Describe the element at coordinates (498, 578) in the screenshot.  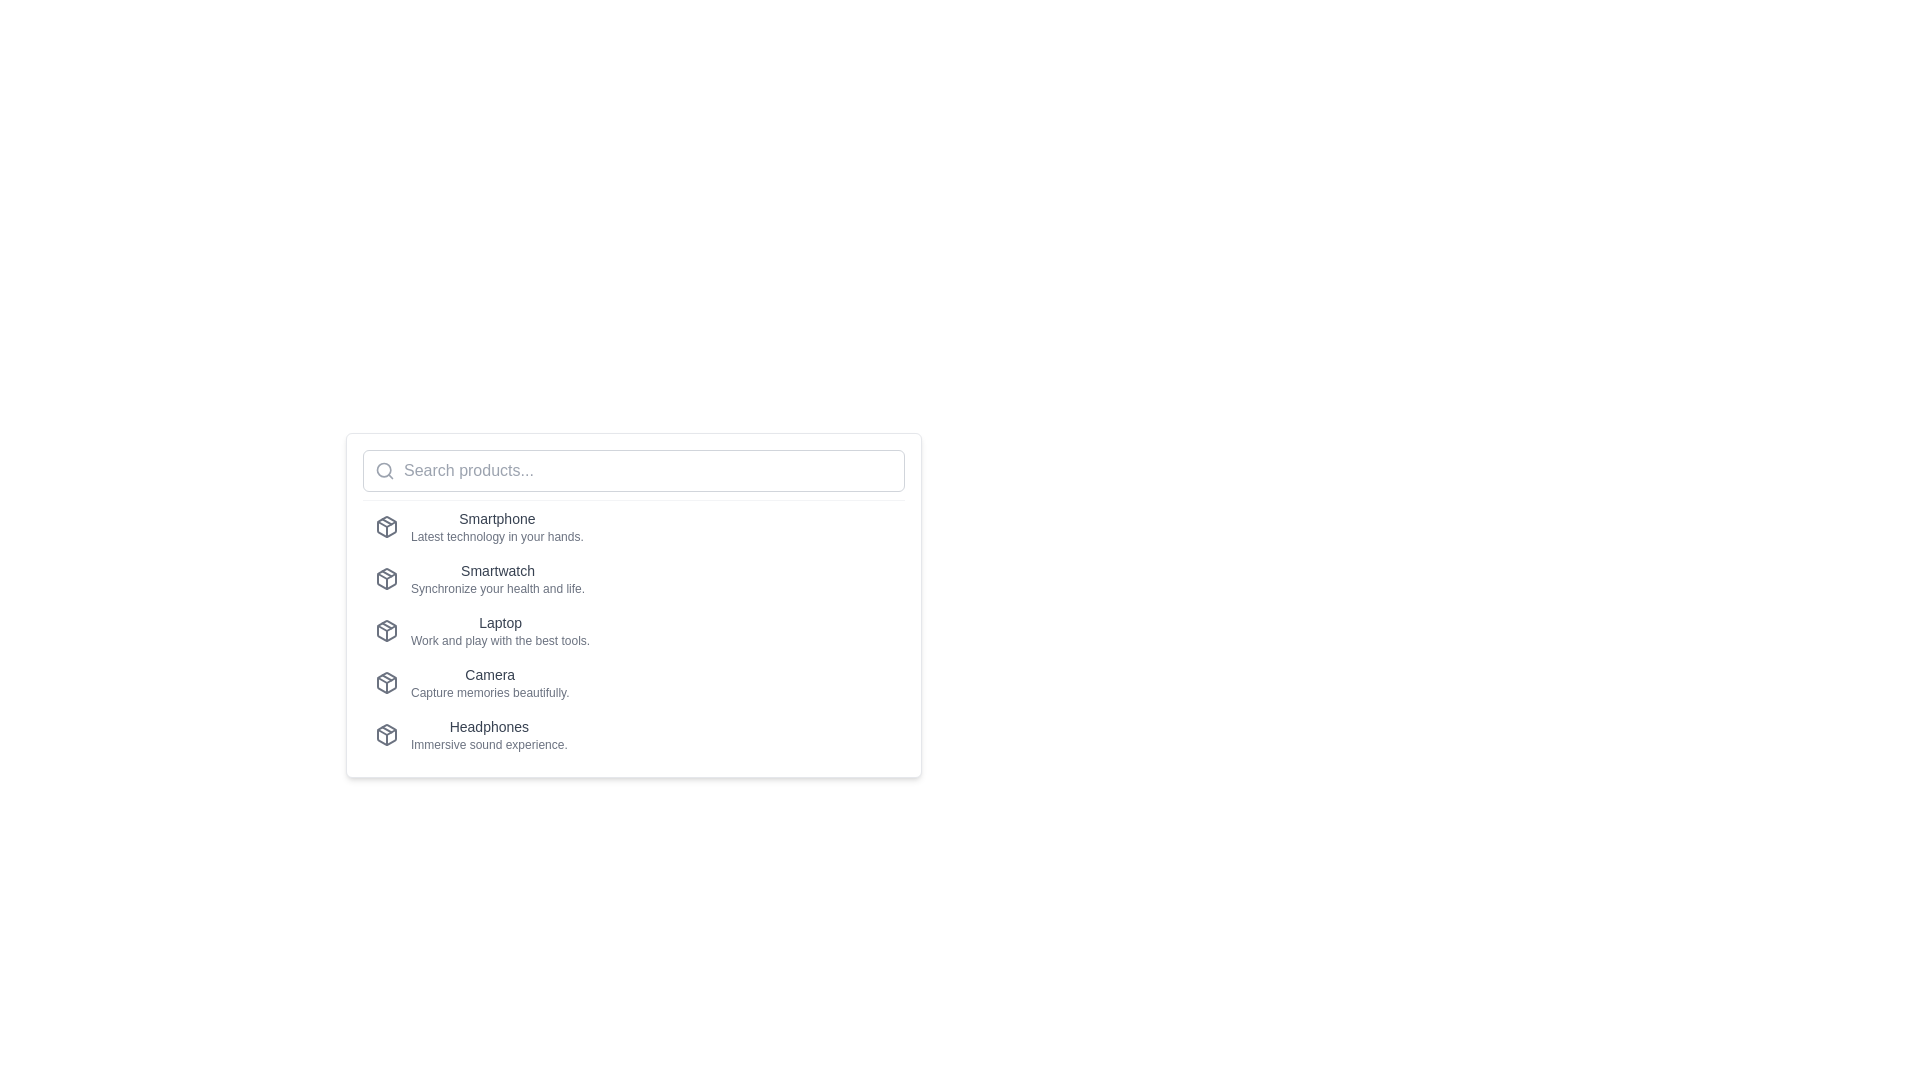
I see `the Text description block titled 'Smartwatch'` at that location.